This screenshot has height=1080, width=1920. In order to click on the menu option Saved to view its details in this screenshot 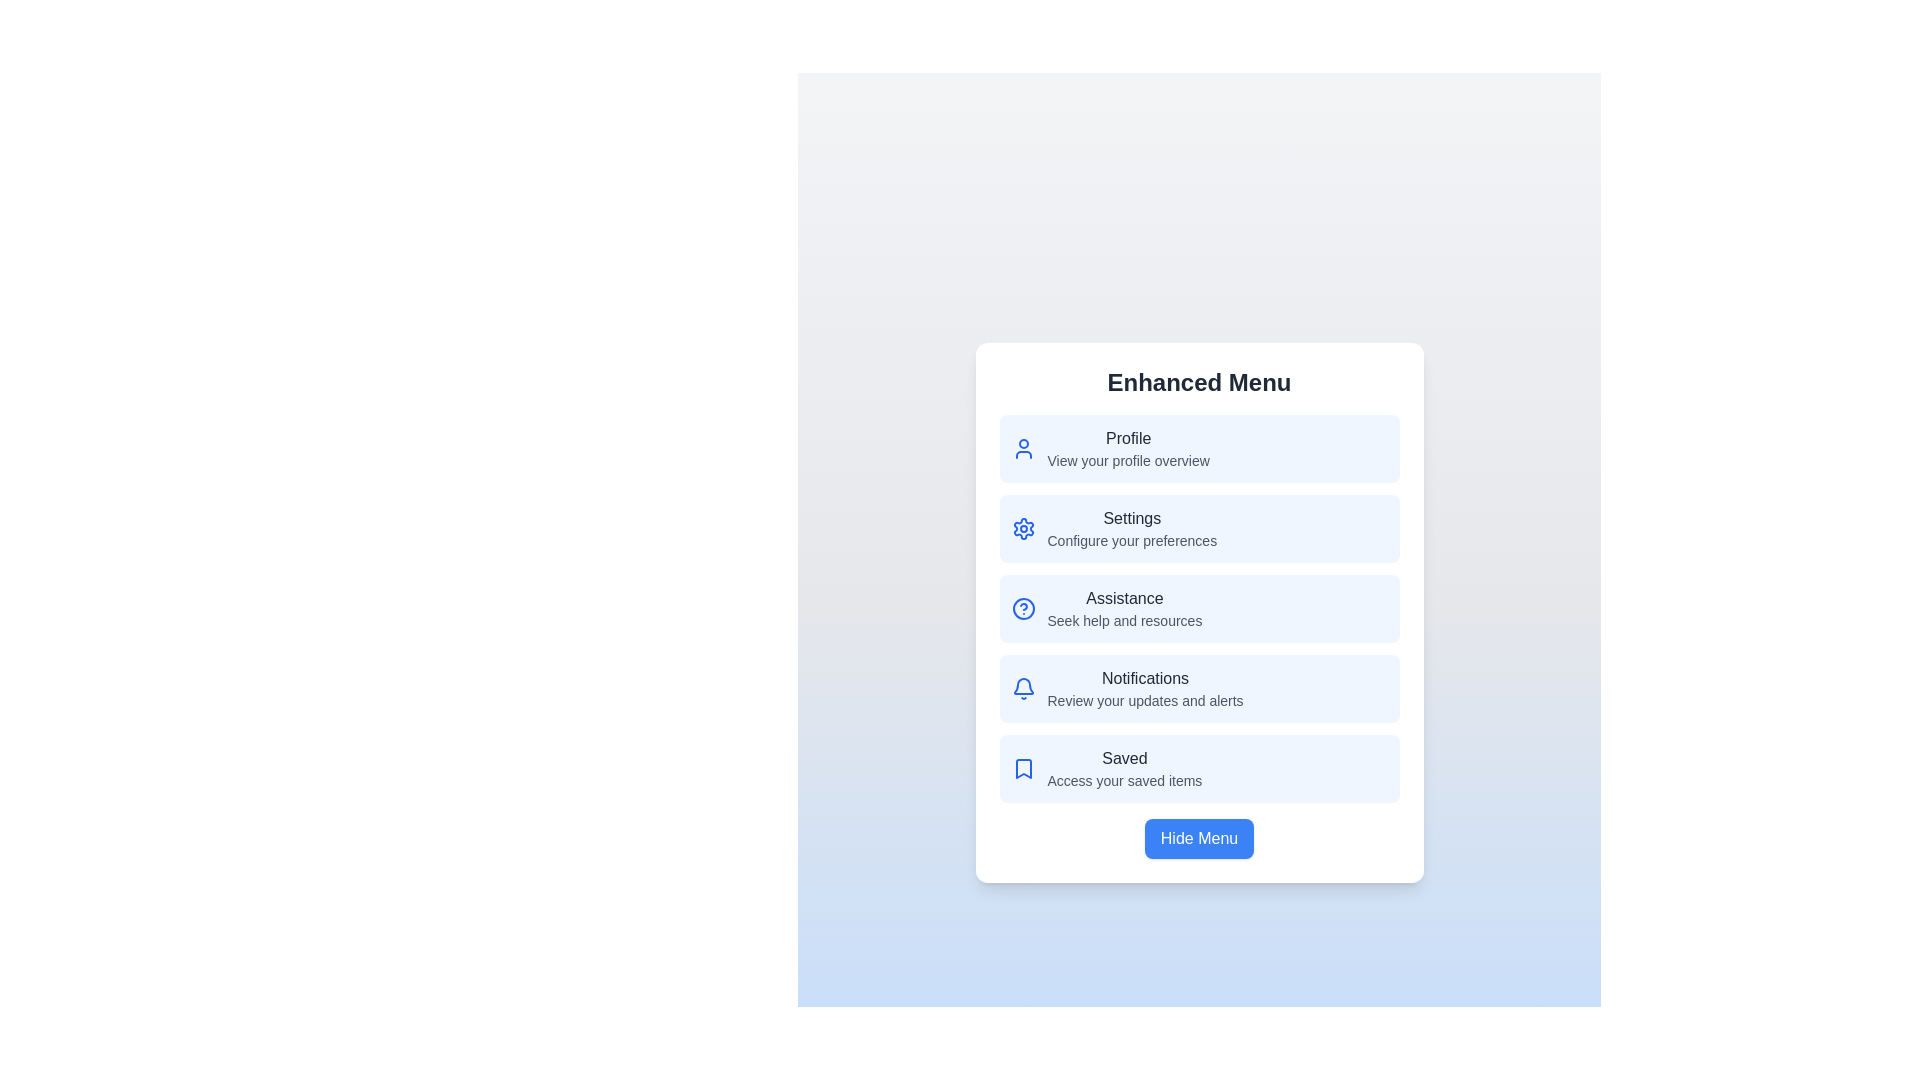, I will do `click(1199, 767)`.